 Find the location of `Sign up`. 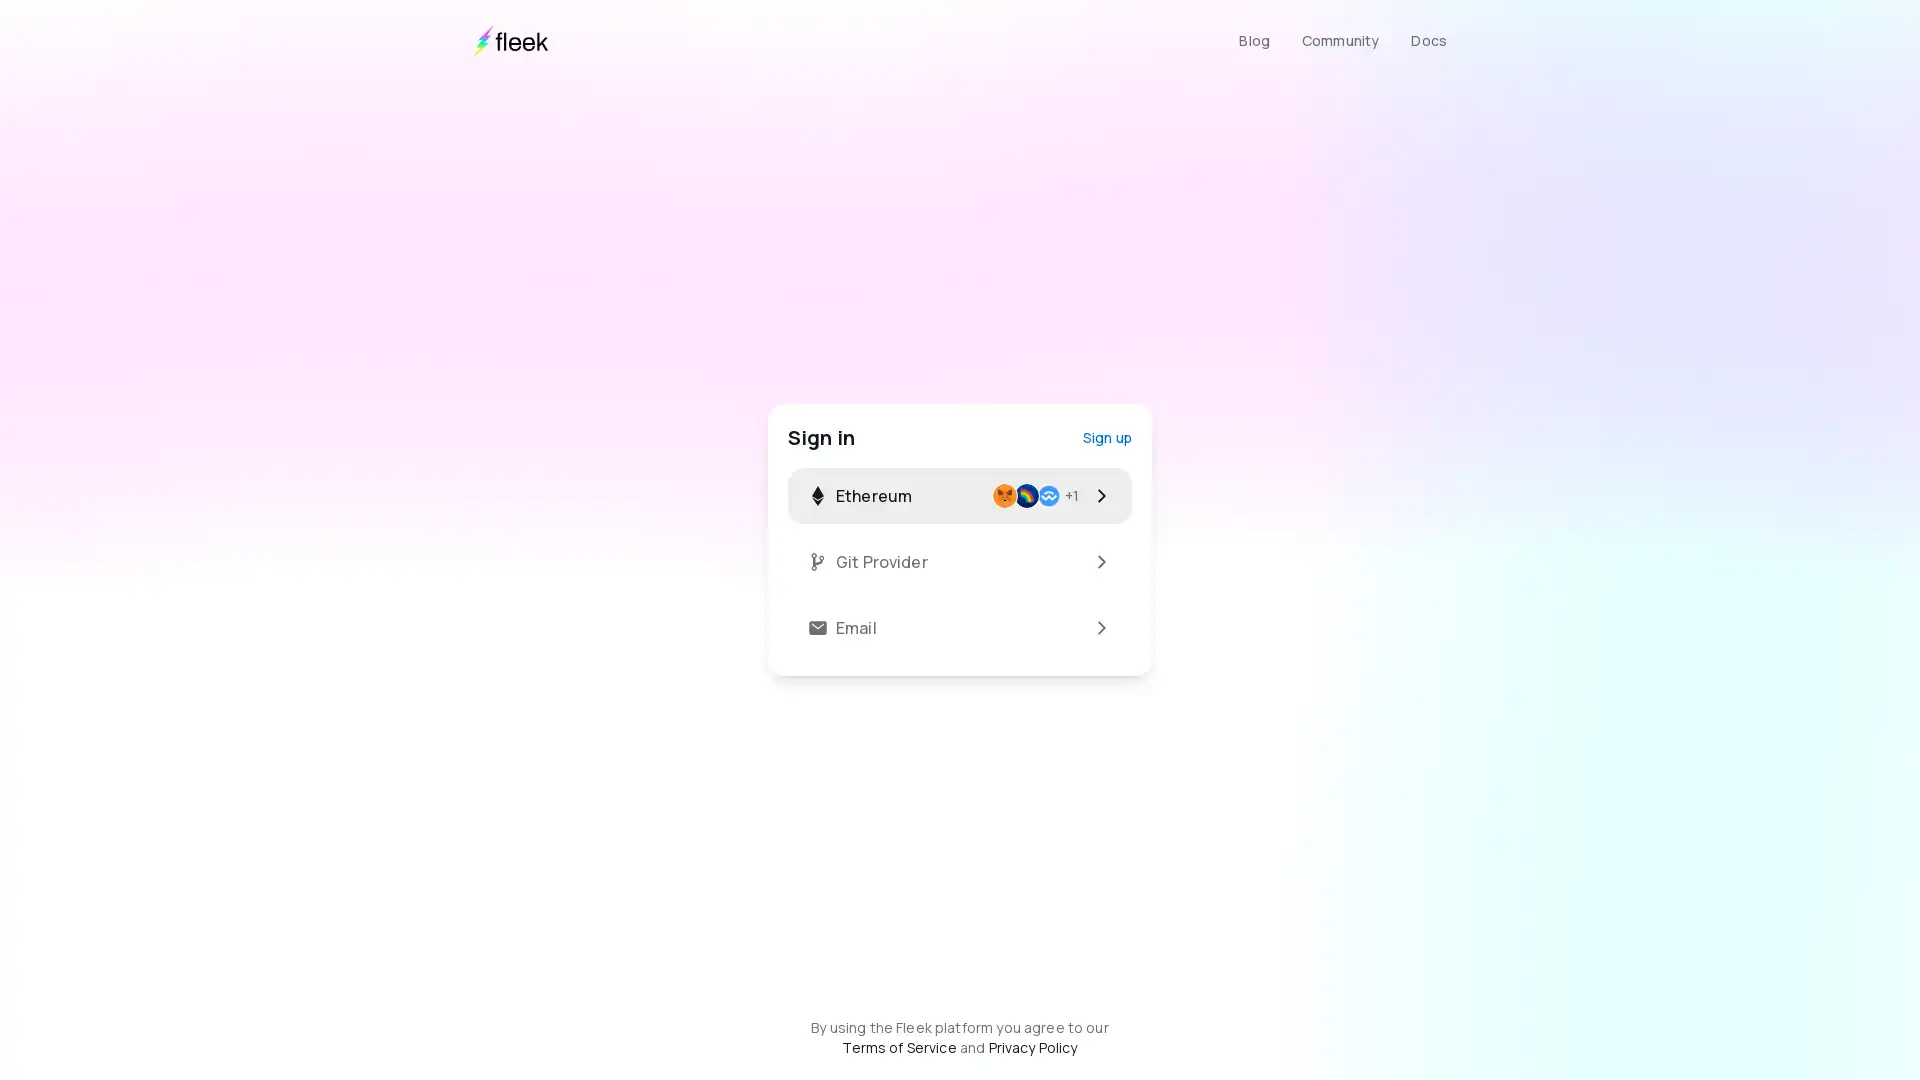

Sign up is located at coordinates (1106, 436).